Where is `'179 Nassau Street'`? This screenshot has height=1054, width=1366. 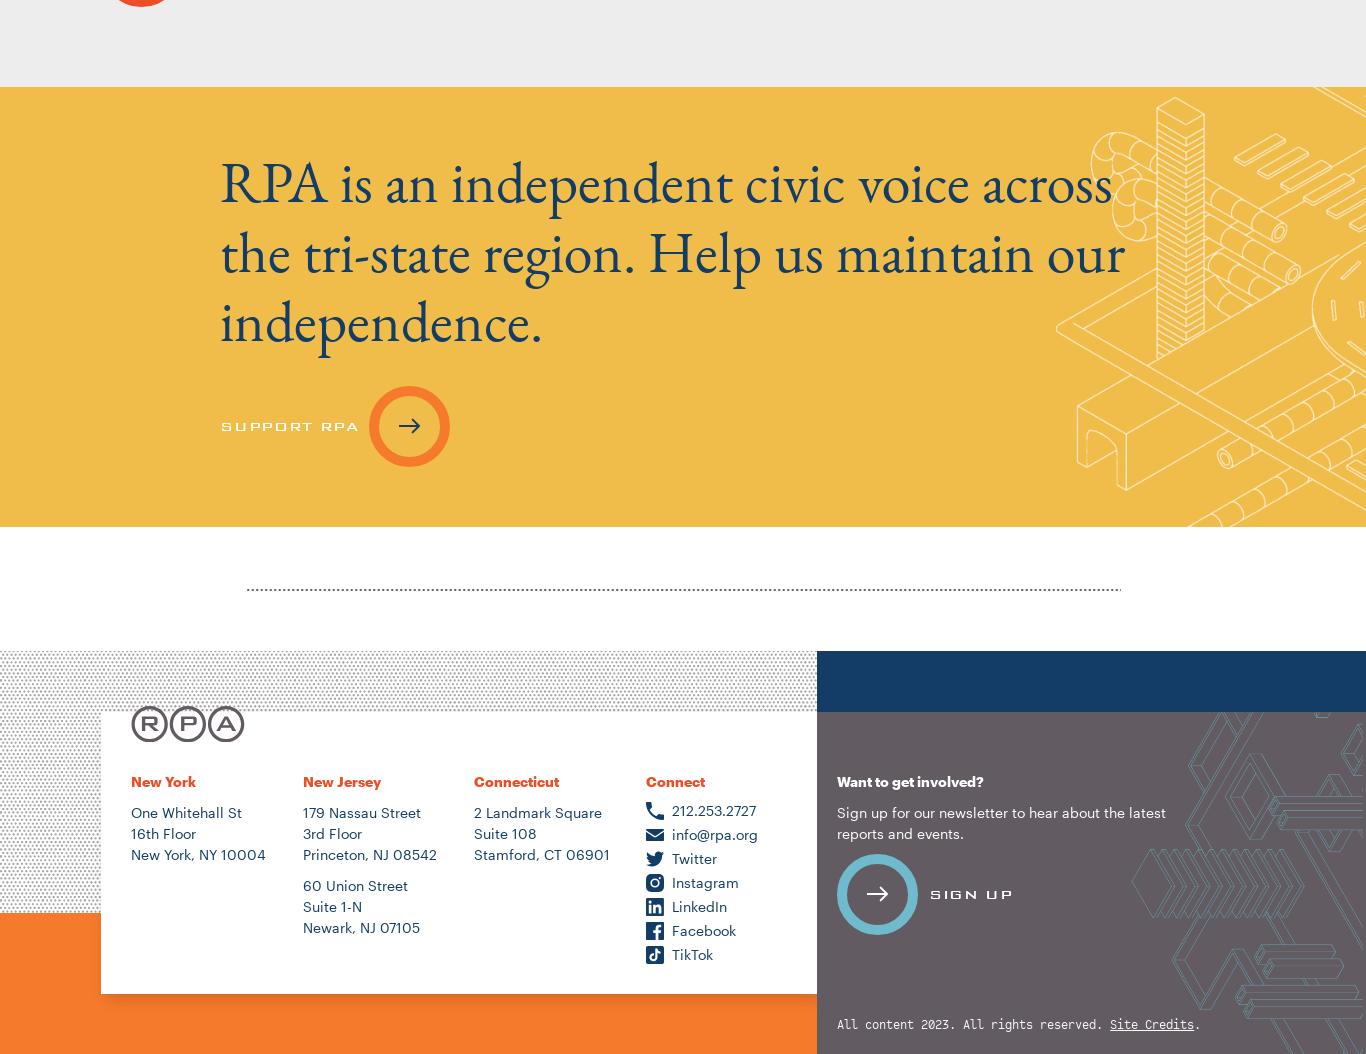 '179 Nassau Street' is located at coordinates (360, 810).